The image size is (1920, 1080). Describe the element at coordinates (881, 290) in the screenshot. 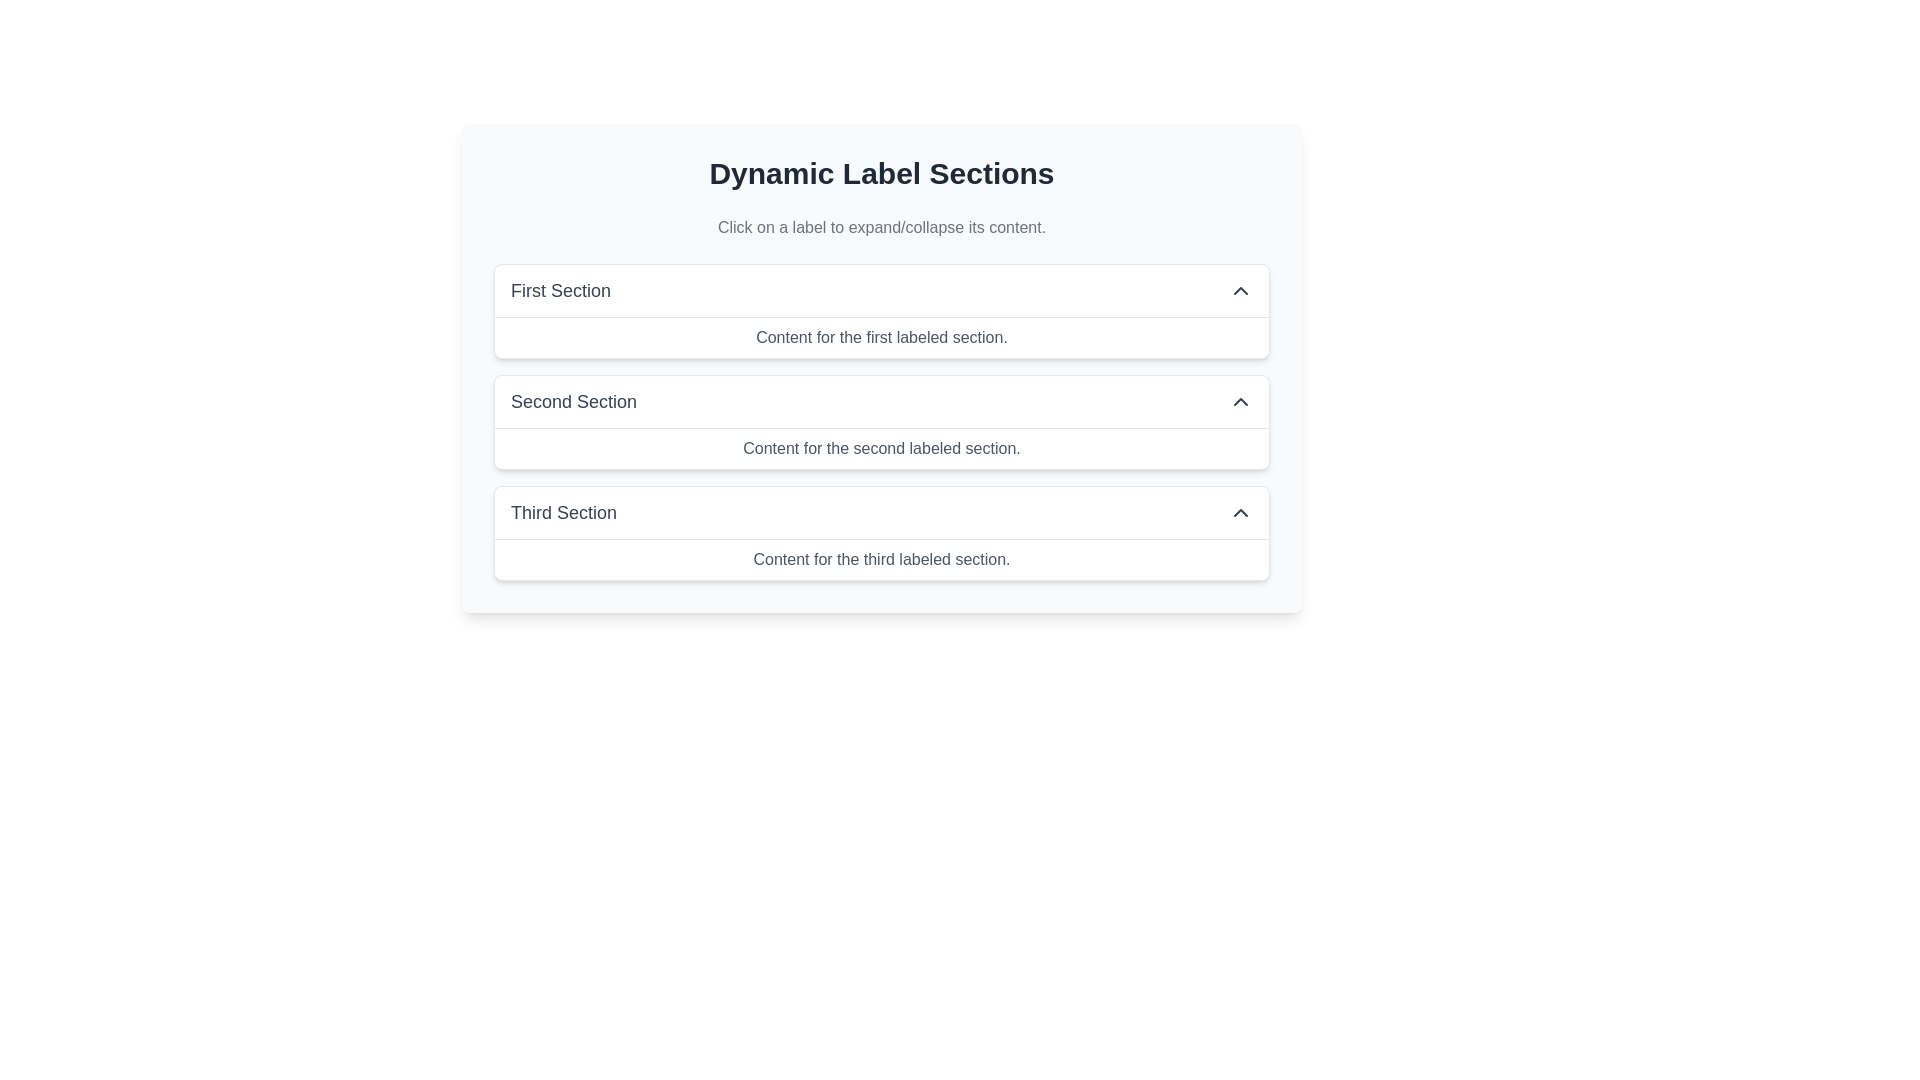

I see `the toggle button for expanding or collapsing the content panel labeled 'Content for the first labeled section.'` at that location.